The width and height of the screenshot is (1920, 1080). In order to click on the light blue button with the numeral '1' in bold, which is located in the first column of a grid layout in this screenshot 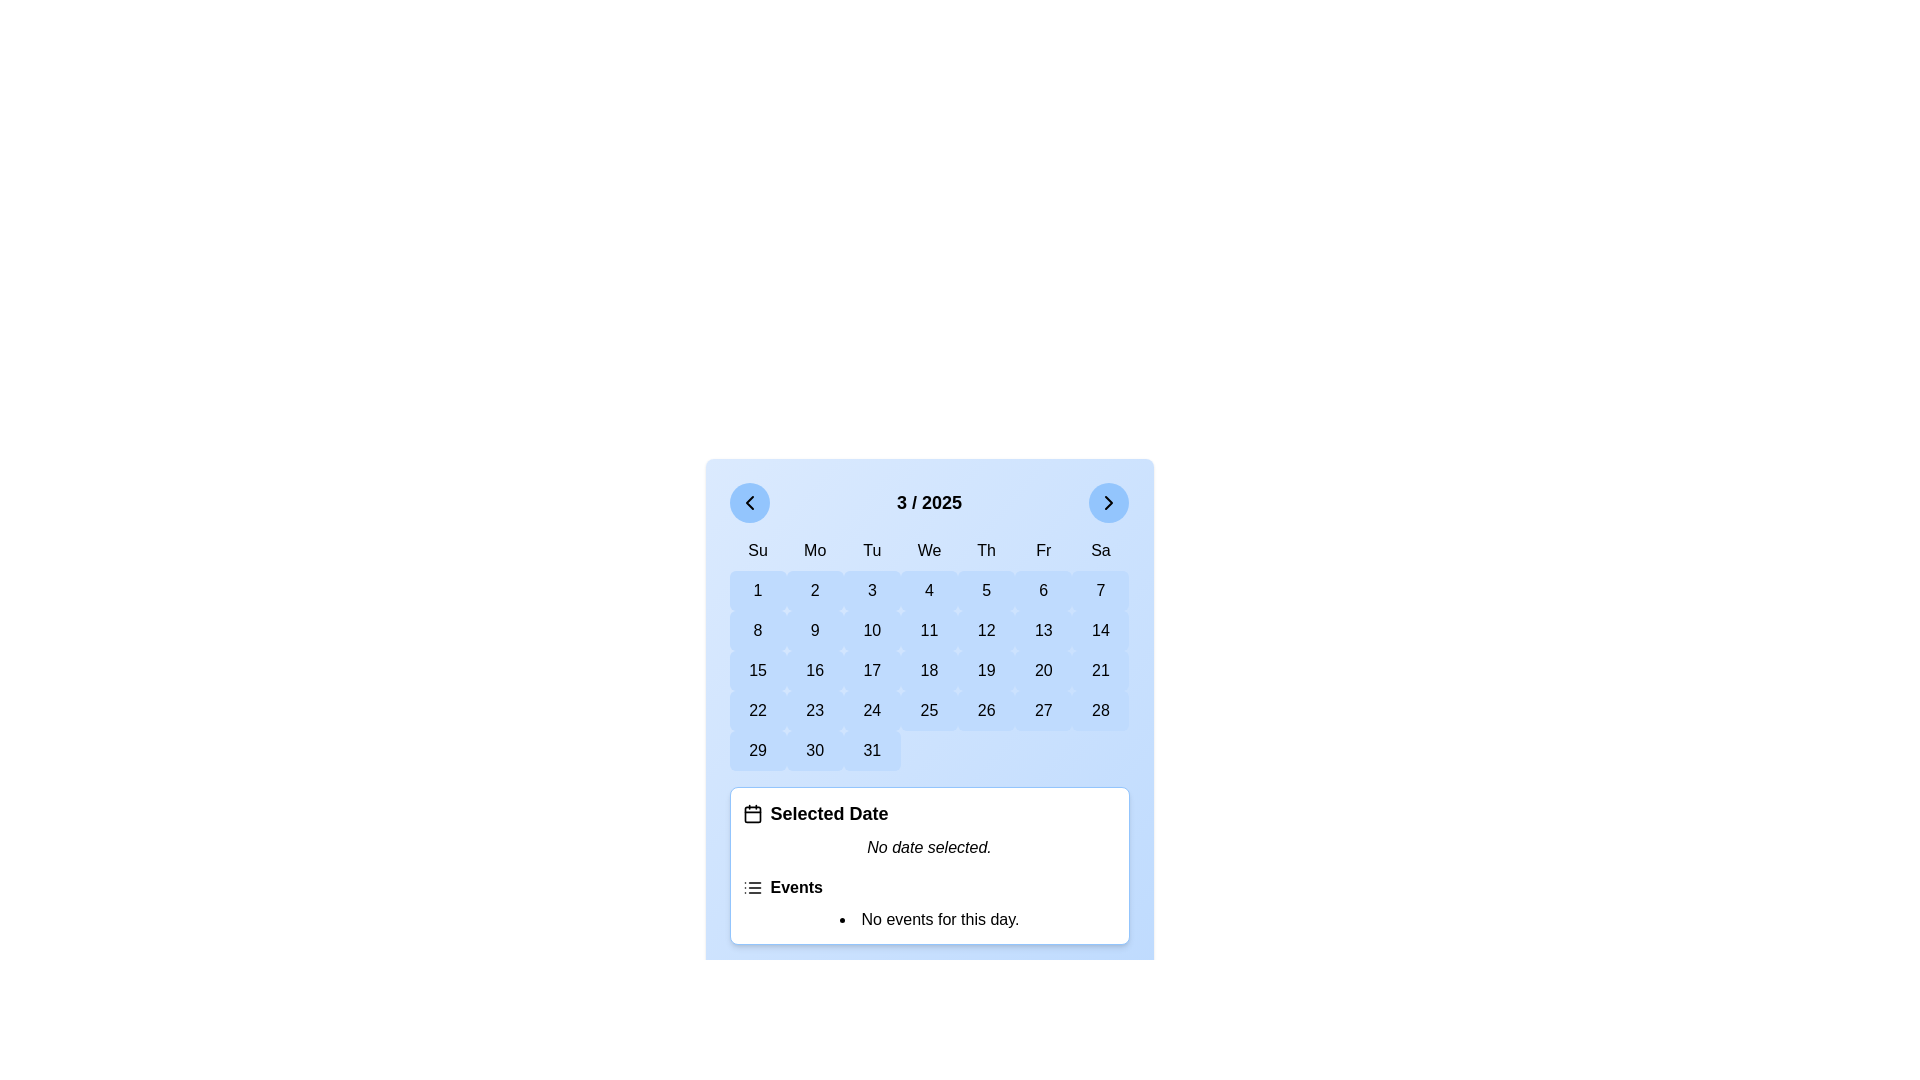, I will do `click(757, 589)`.